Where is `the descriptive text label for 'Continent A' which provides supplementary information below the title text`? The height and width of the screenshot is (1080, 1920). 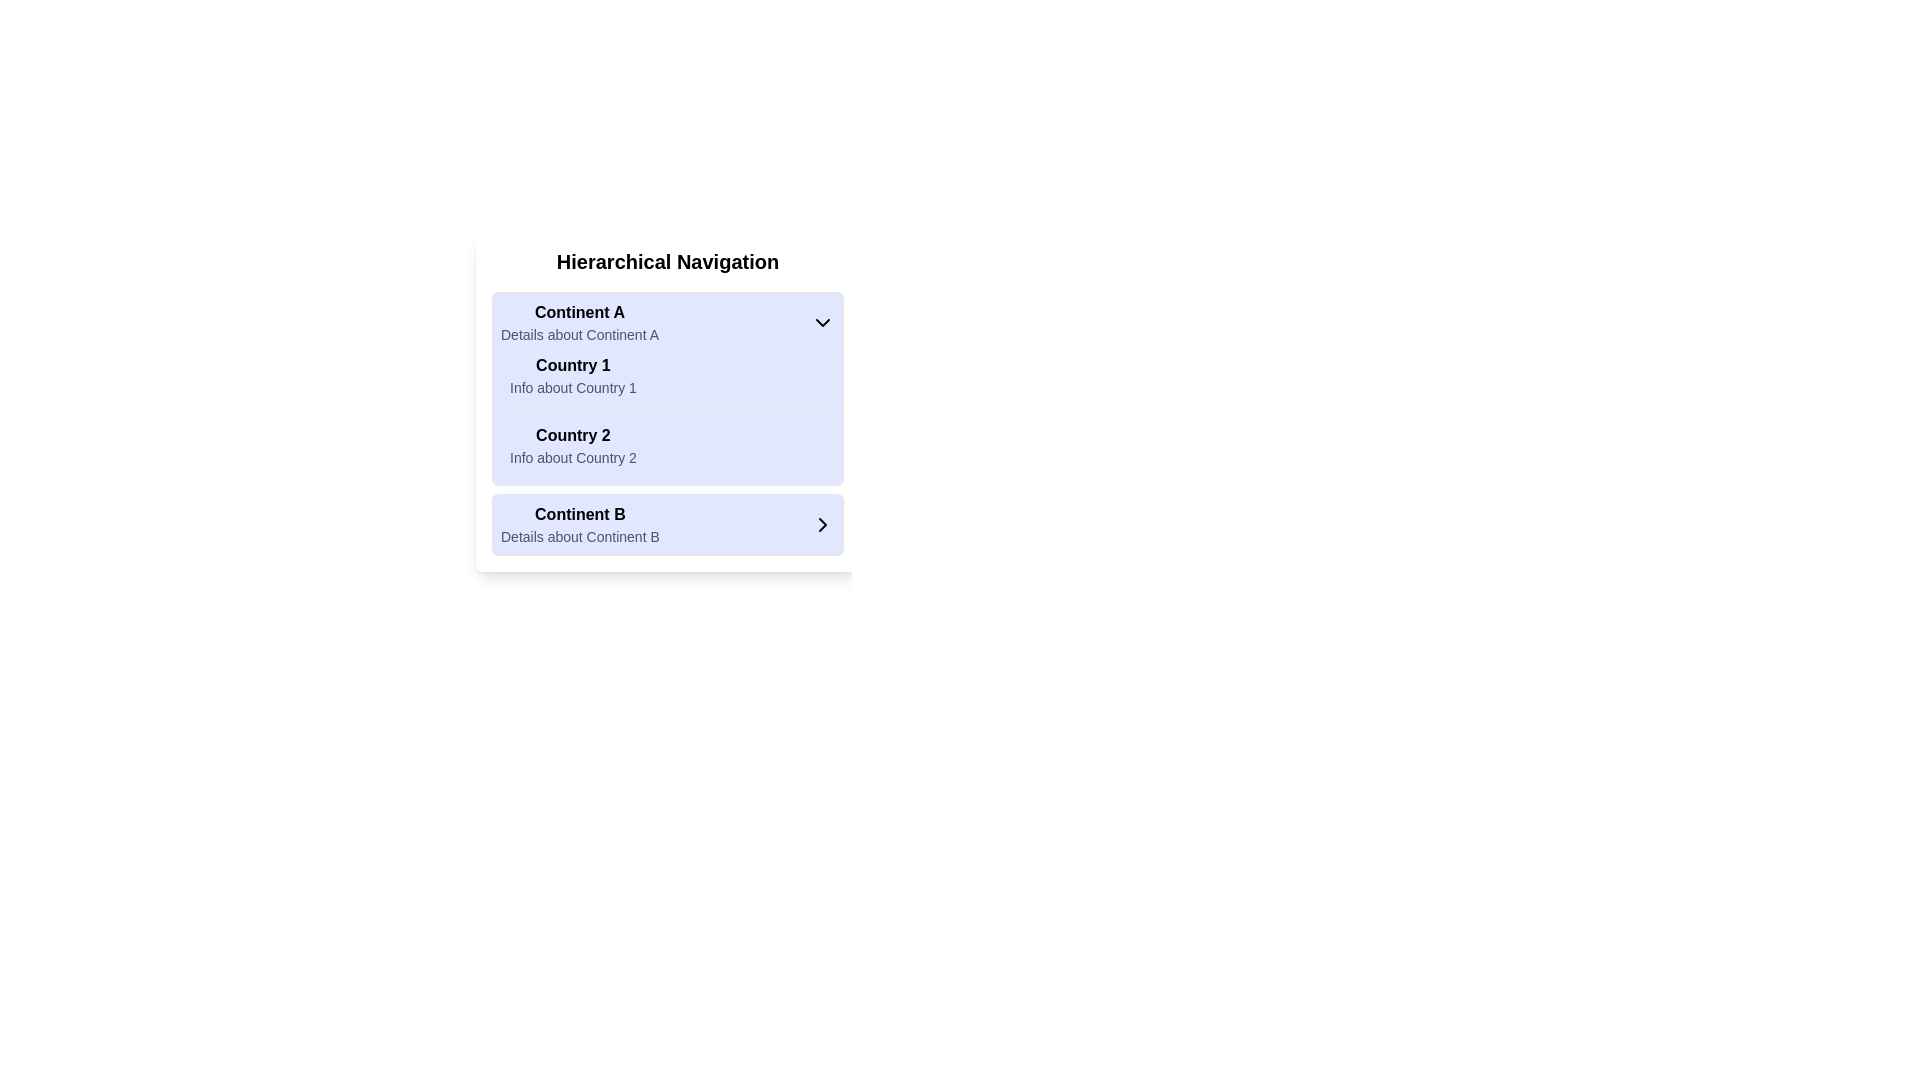 the descriptive text label for 'Continent A' which provides supplementary information below the title text is located at coordinates (579, 334).